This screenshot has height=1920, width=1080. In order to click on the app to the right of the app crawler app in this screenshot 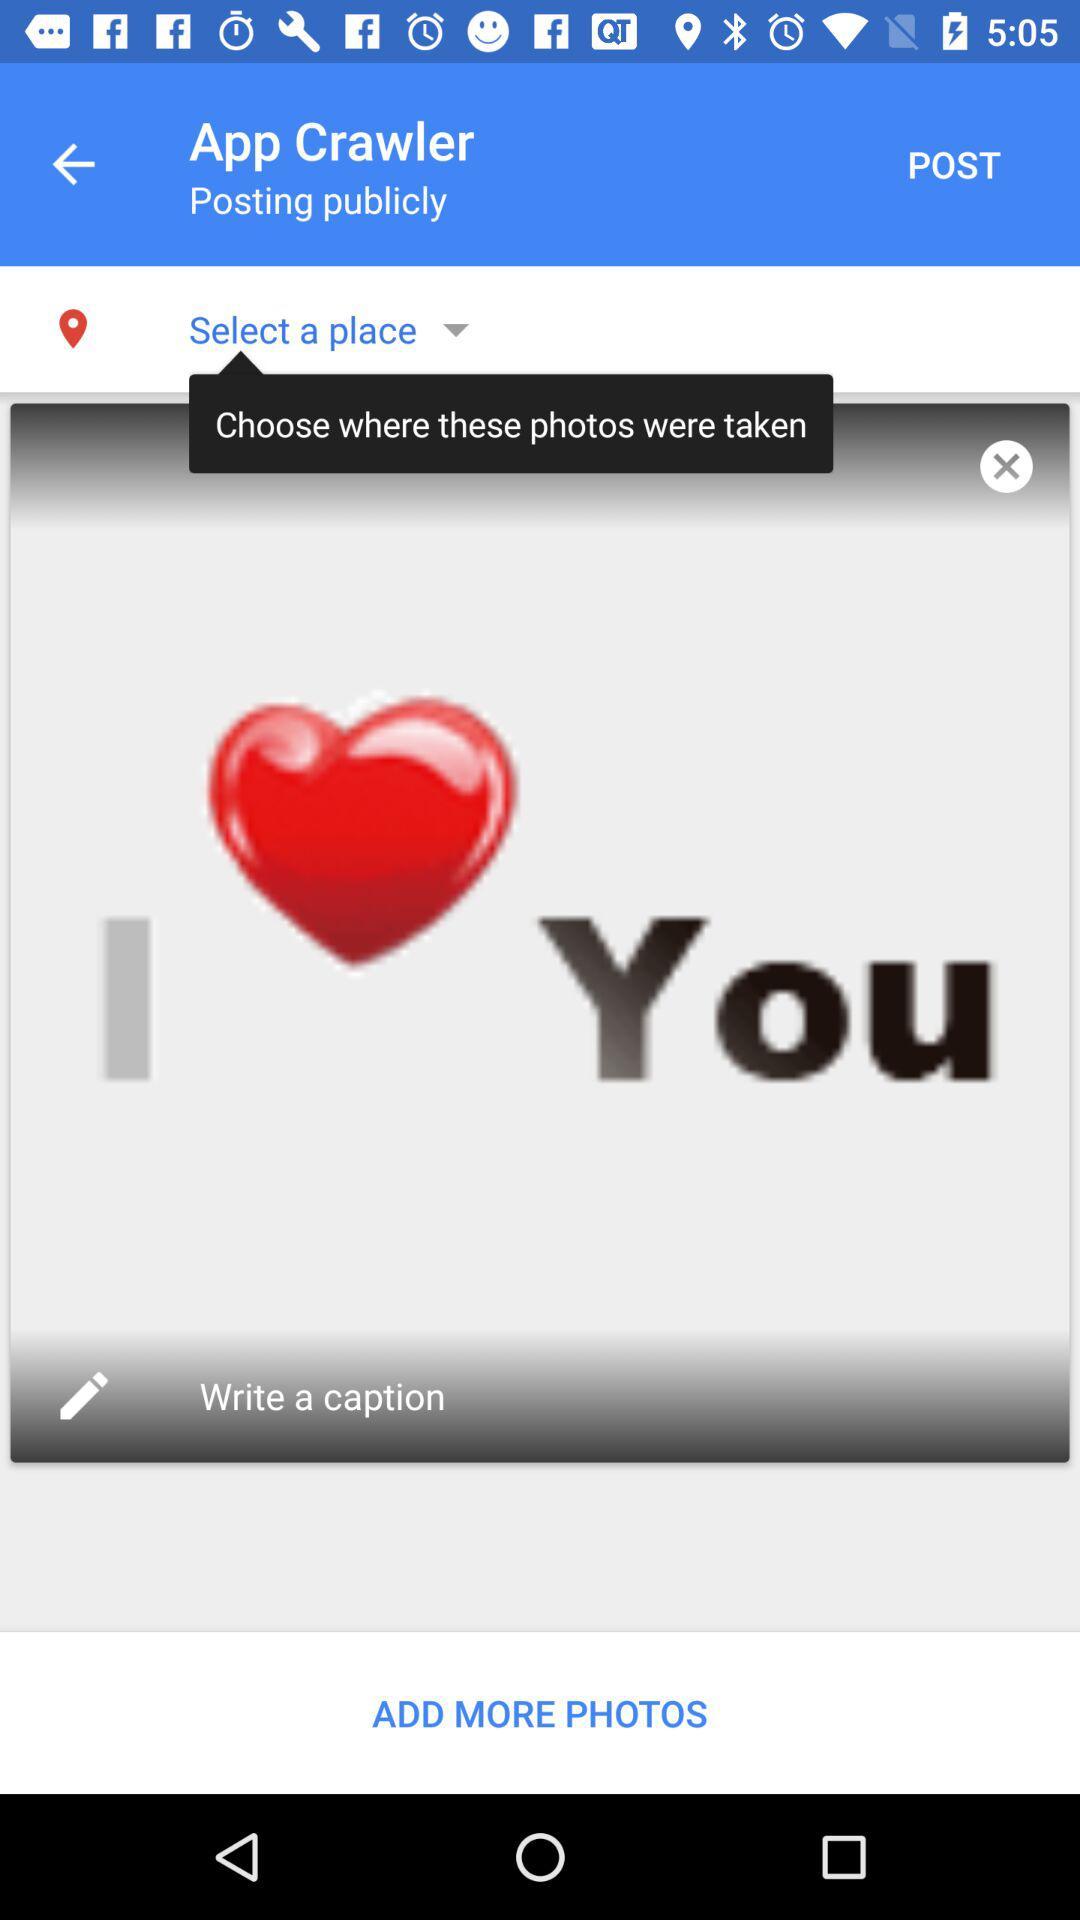, I will do `click(952, 164)`.